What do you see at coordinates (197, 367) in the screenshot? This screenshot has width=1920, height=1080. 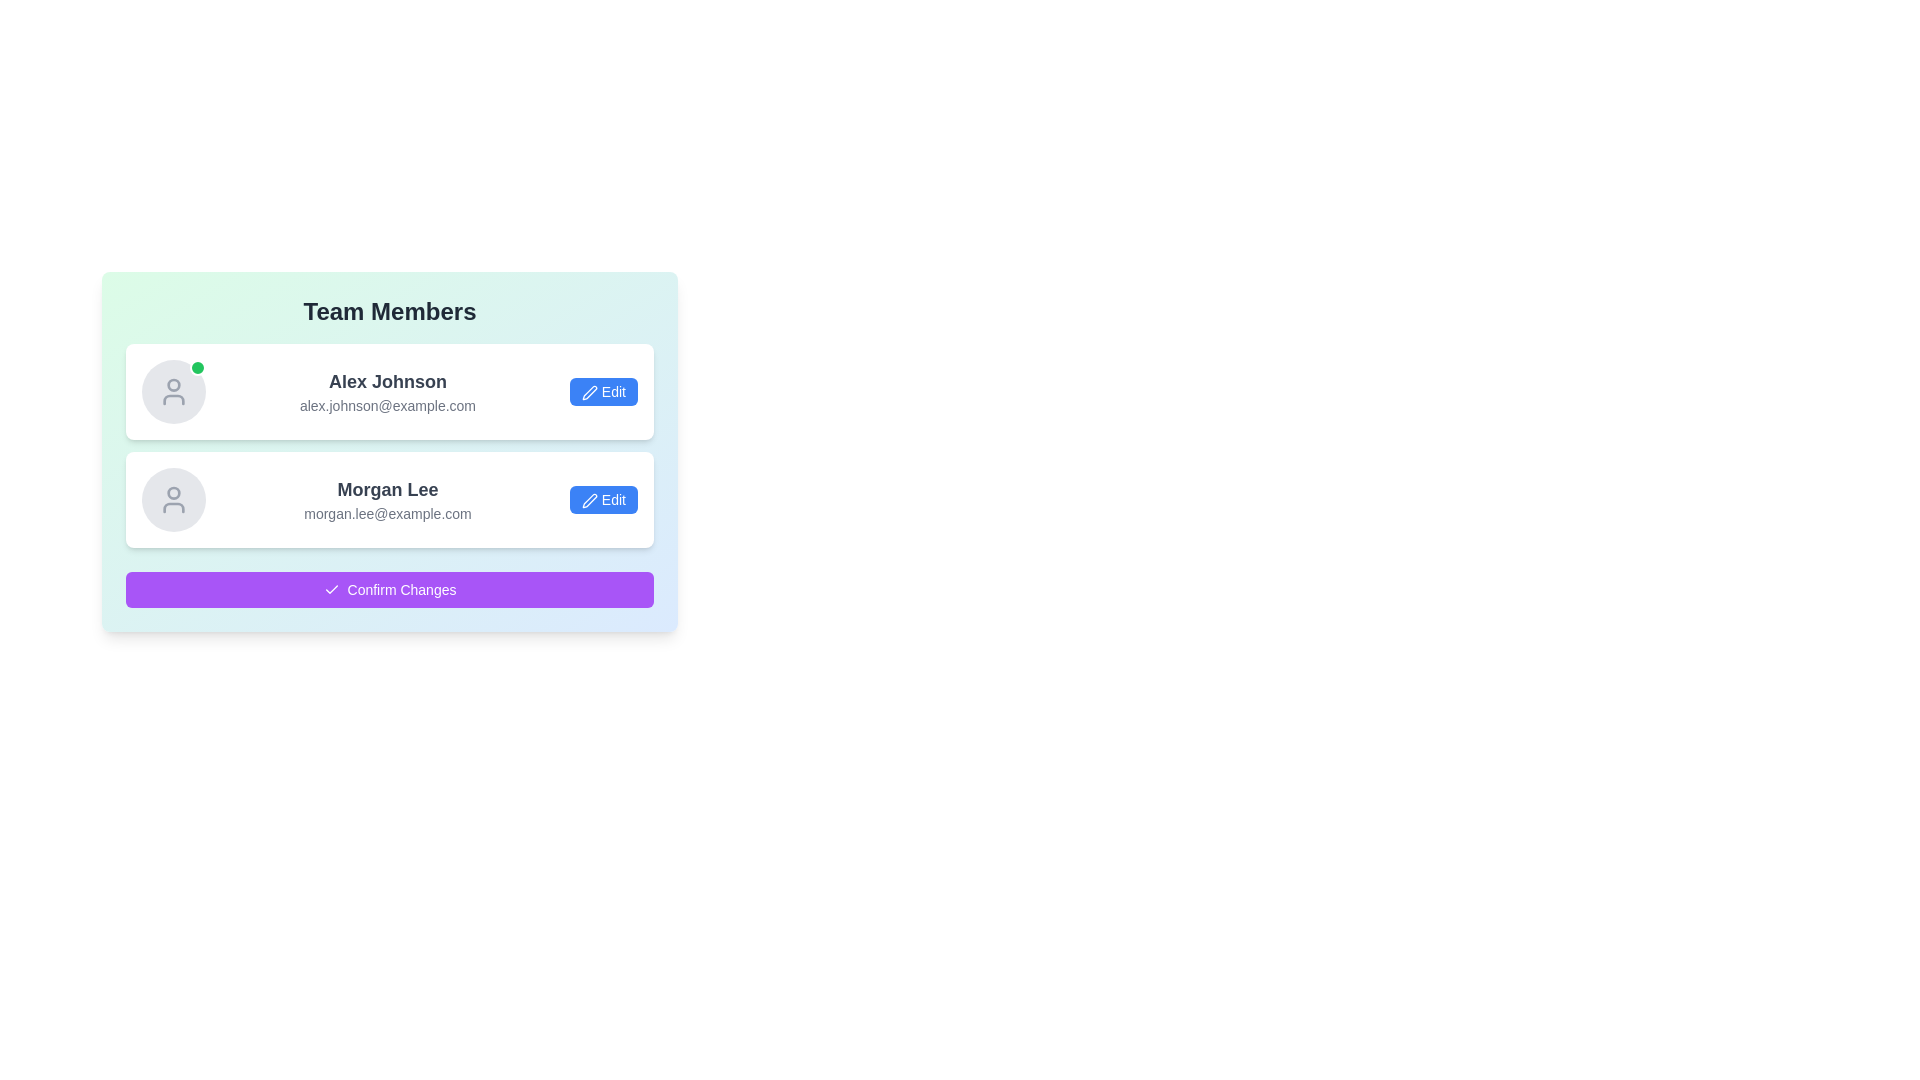 I see `the status indicator located at the top-right corner of the circular user profile picture next to the text 'Alex Johnson'` at bounding box center [197, 367].